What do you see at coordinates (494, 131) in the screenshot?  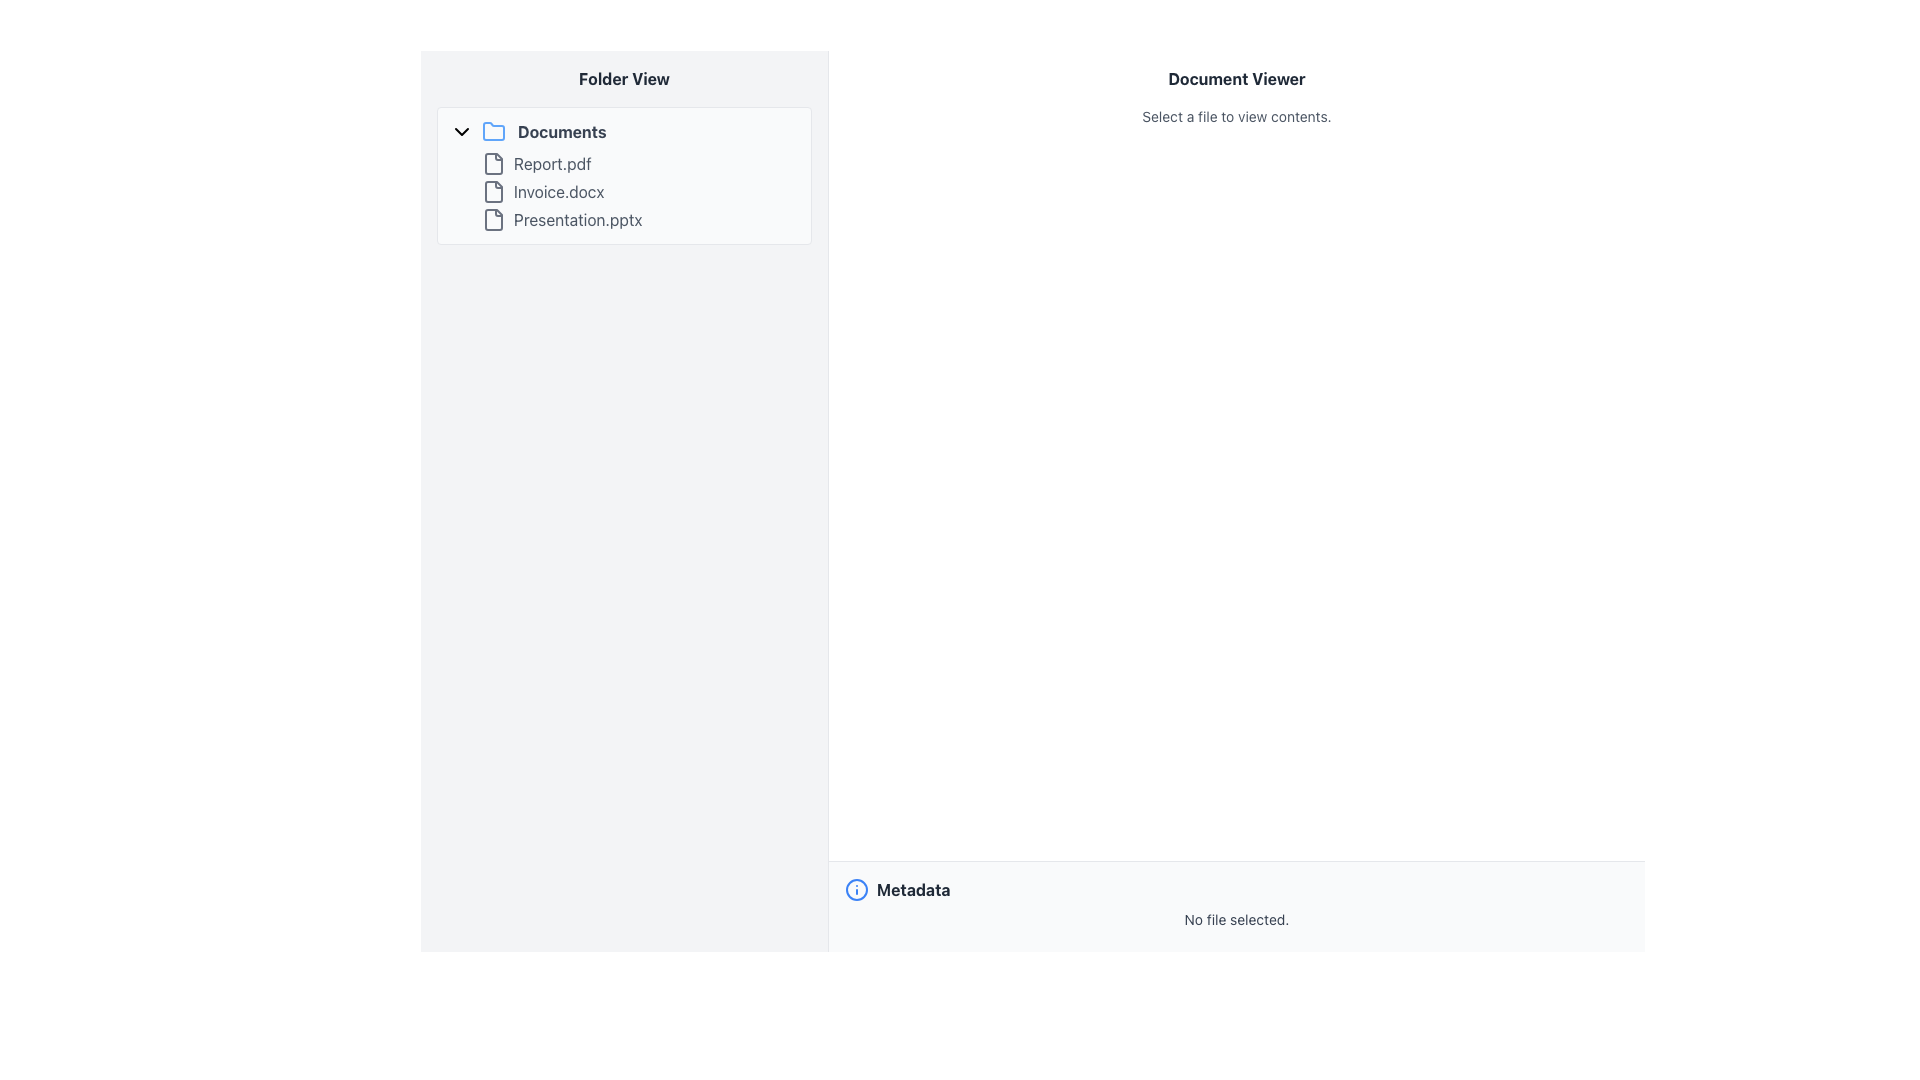 I see `the 'Documents' folder icon located in the 'Folder View' section of the UI to interact with it` at bounding box center [494, 131].